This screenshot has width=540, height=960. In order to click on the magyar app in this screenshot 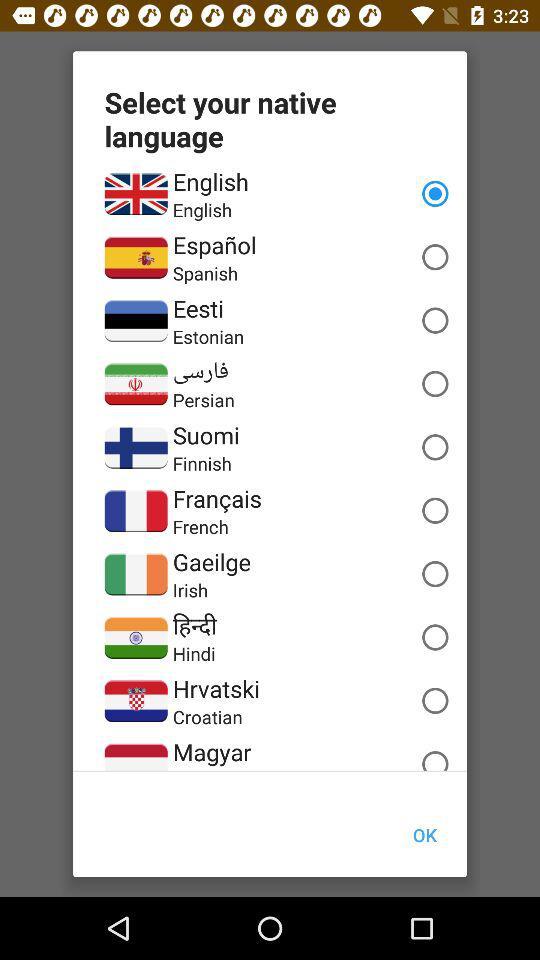, I will do `click(211, 751)`.